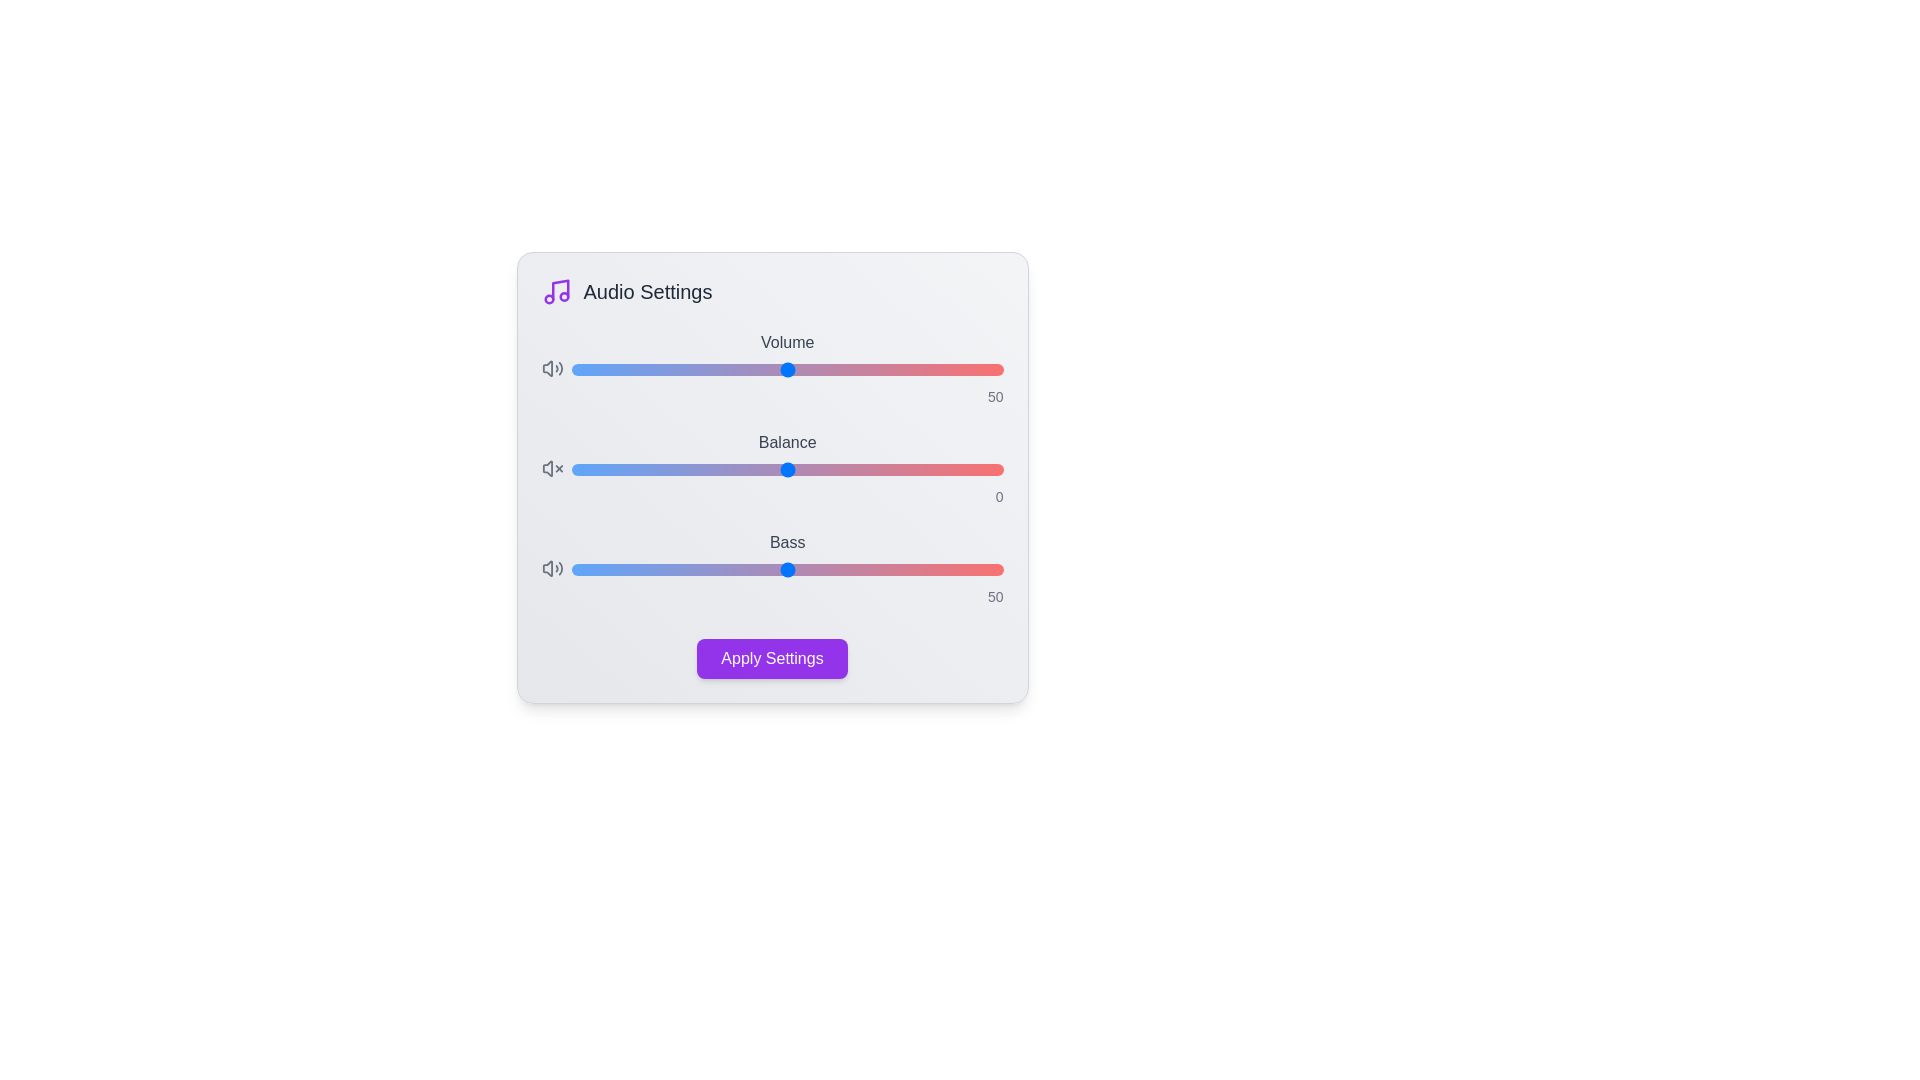 The height and width of the screenshot is (1080, 1920). Describe the element at coordinates (739, 370) in the screenshot. I see `the 'Volume' slider to set the volume level to 39` at that location.